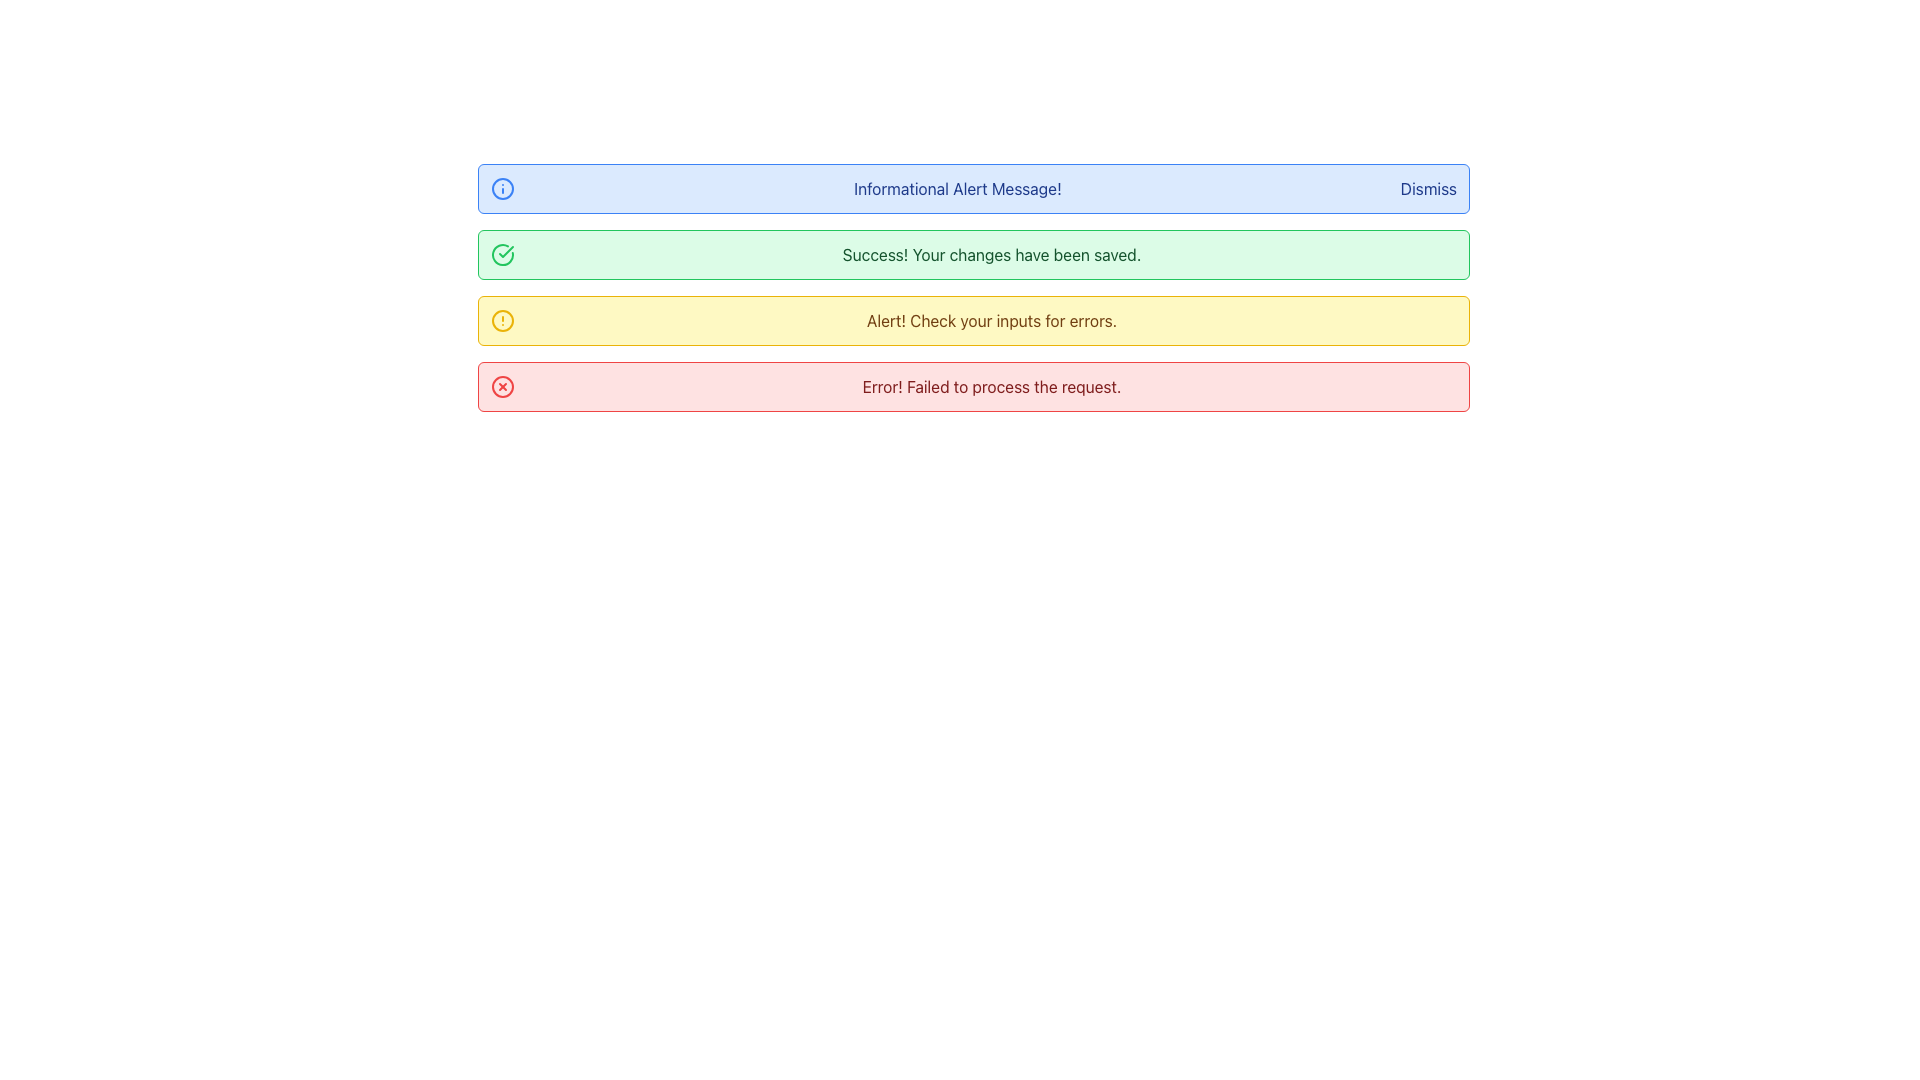  What do you see at coordinates (974, 319) in the screenshot?
I see `the Notification Box that has a yellow background, contains an alert icon, and displays the text 'Alert! Check your inputs for errors.'` at bounding box center [974, 319].